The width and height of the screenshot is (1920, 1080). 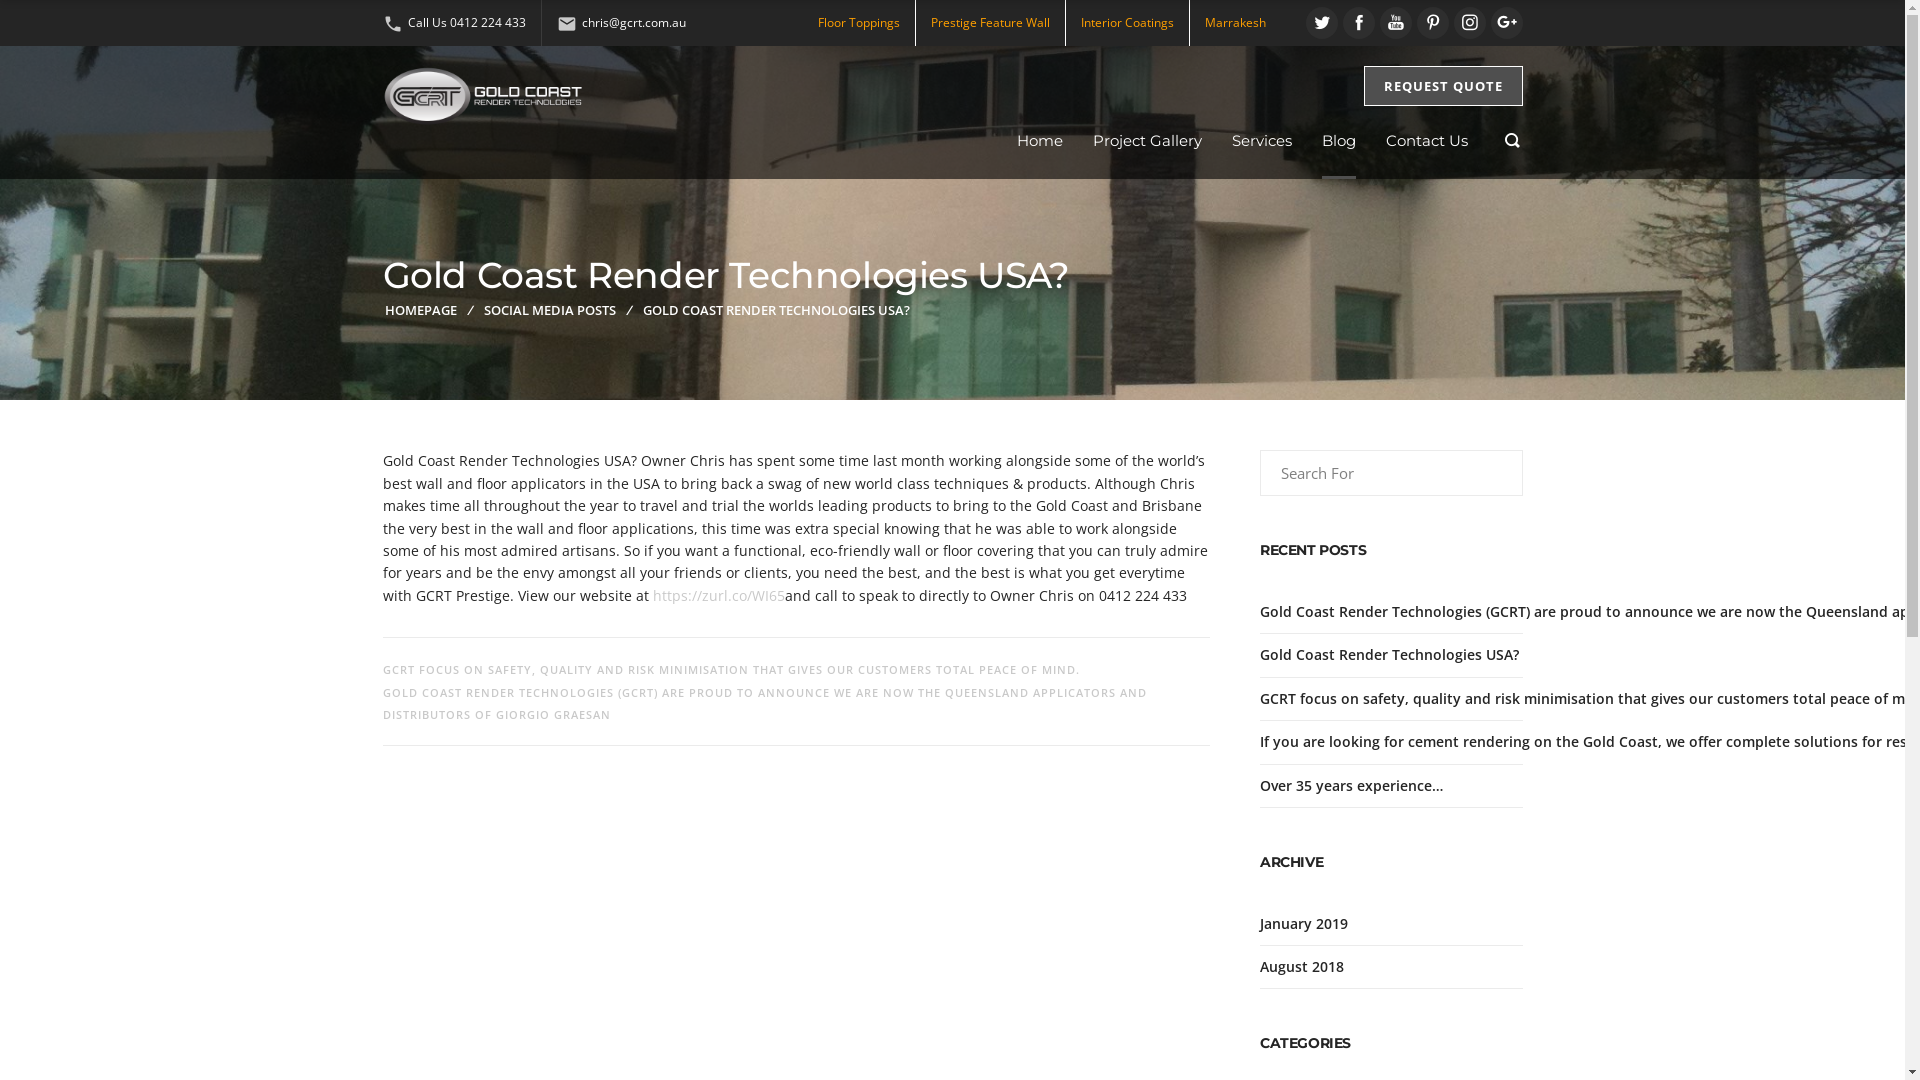 What do you see at coordinates (1261, 141) in the screenshot?
I see `'Services'` at bounding box center [1261, 141].